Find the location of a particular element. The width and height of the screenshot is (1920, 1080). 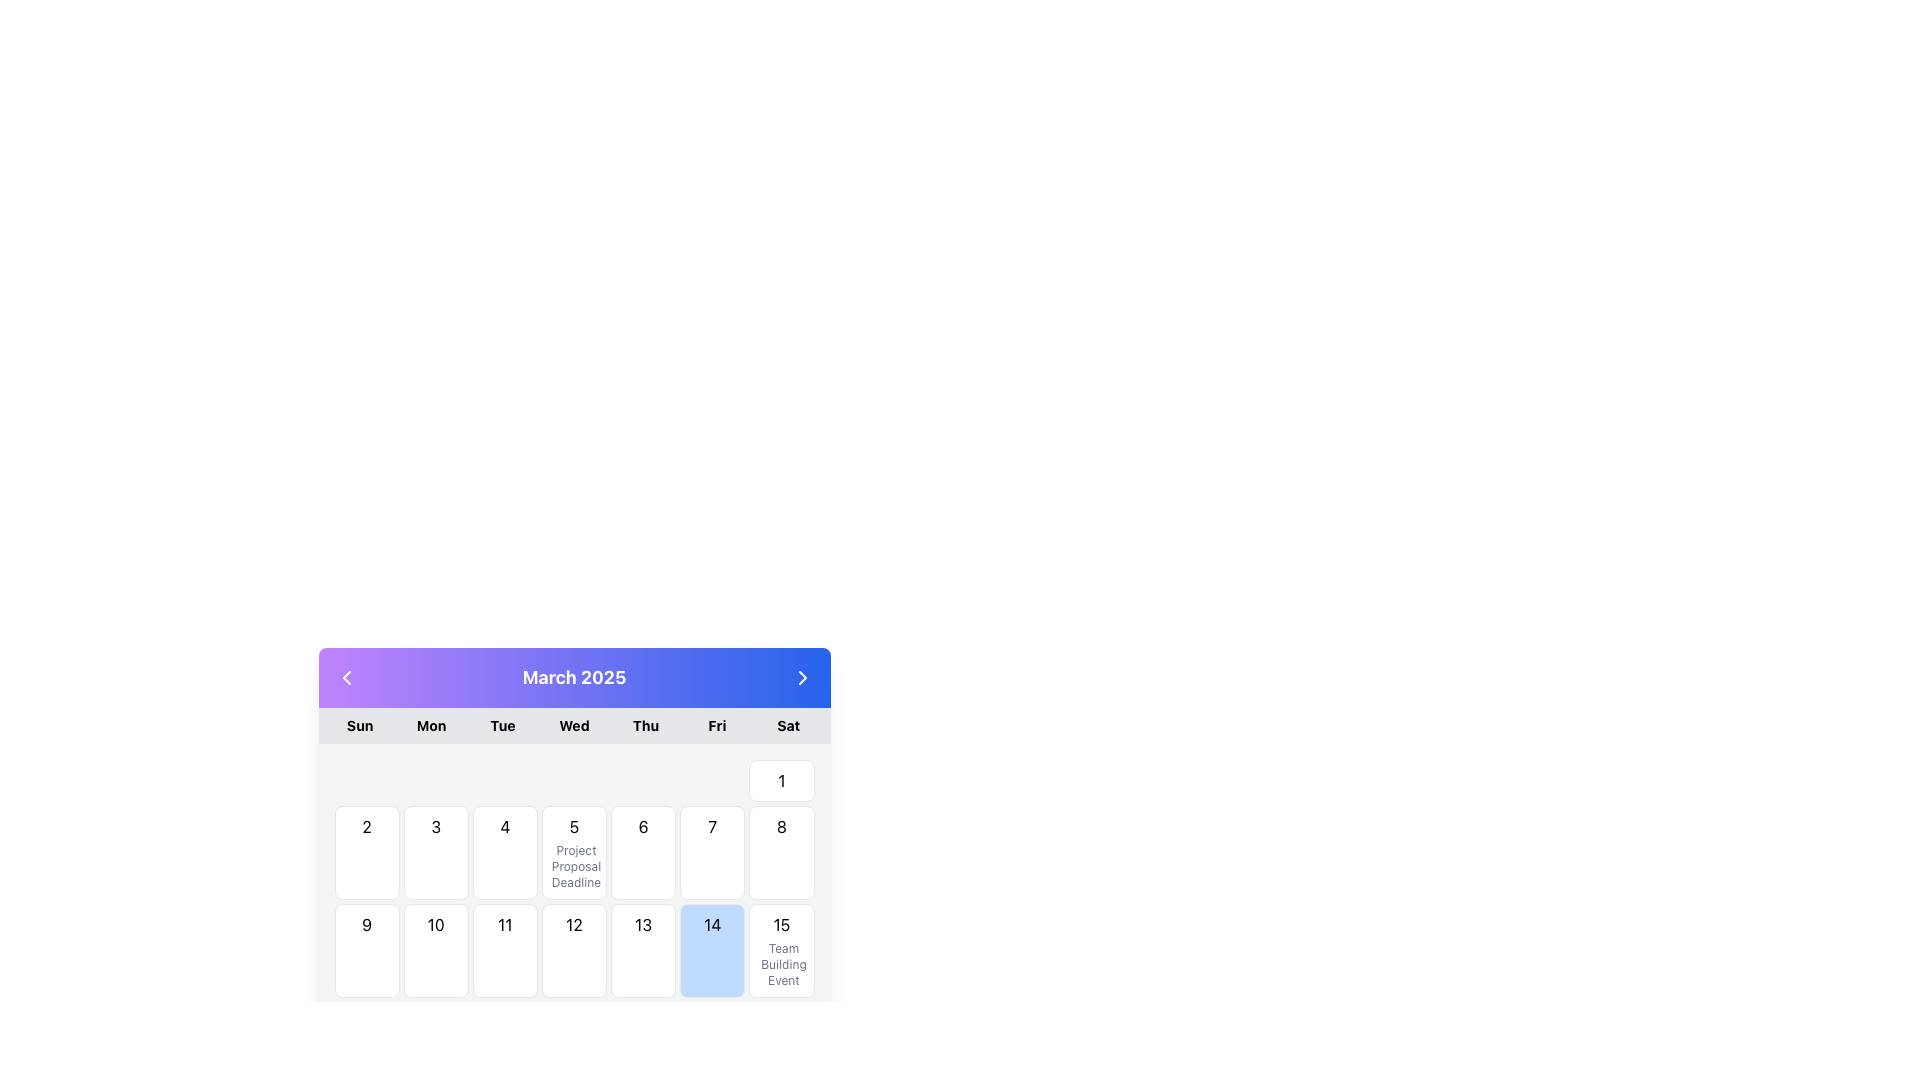

the visual indicator dot located in the fourth column of the first row of the calendar, which marks a significant event on Wednesday is located at coordinates (573, 779).